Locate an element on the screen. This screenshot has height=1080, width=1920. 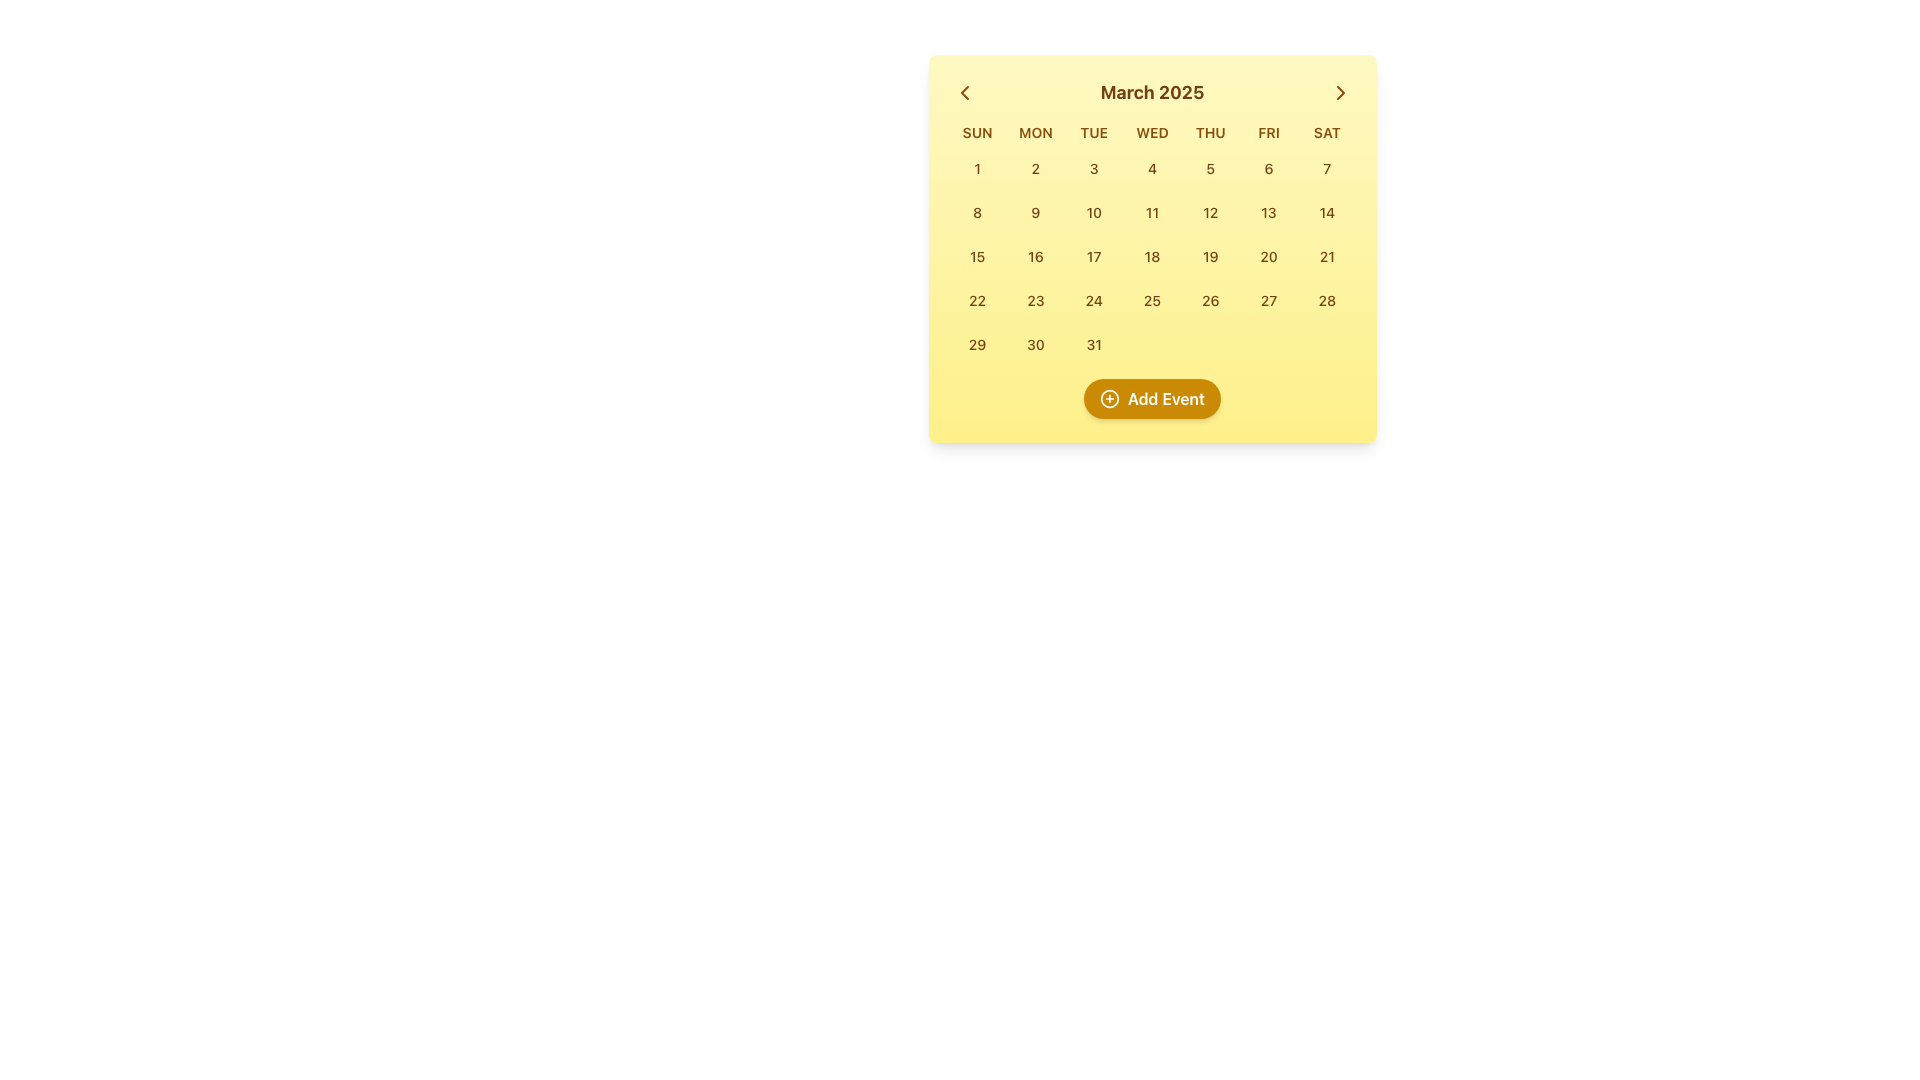
the calendar date text element located in the fourth week of March 2025, specifically in the Thursday column is located at coordinates (1209, 300).